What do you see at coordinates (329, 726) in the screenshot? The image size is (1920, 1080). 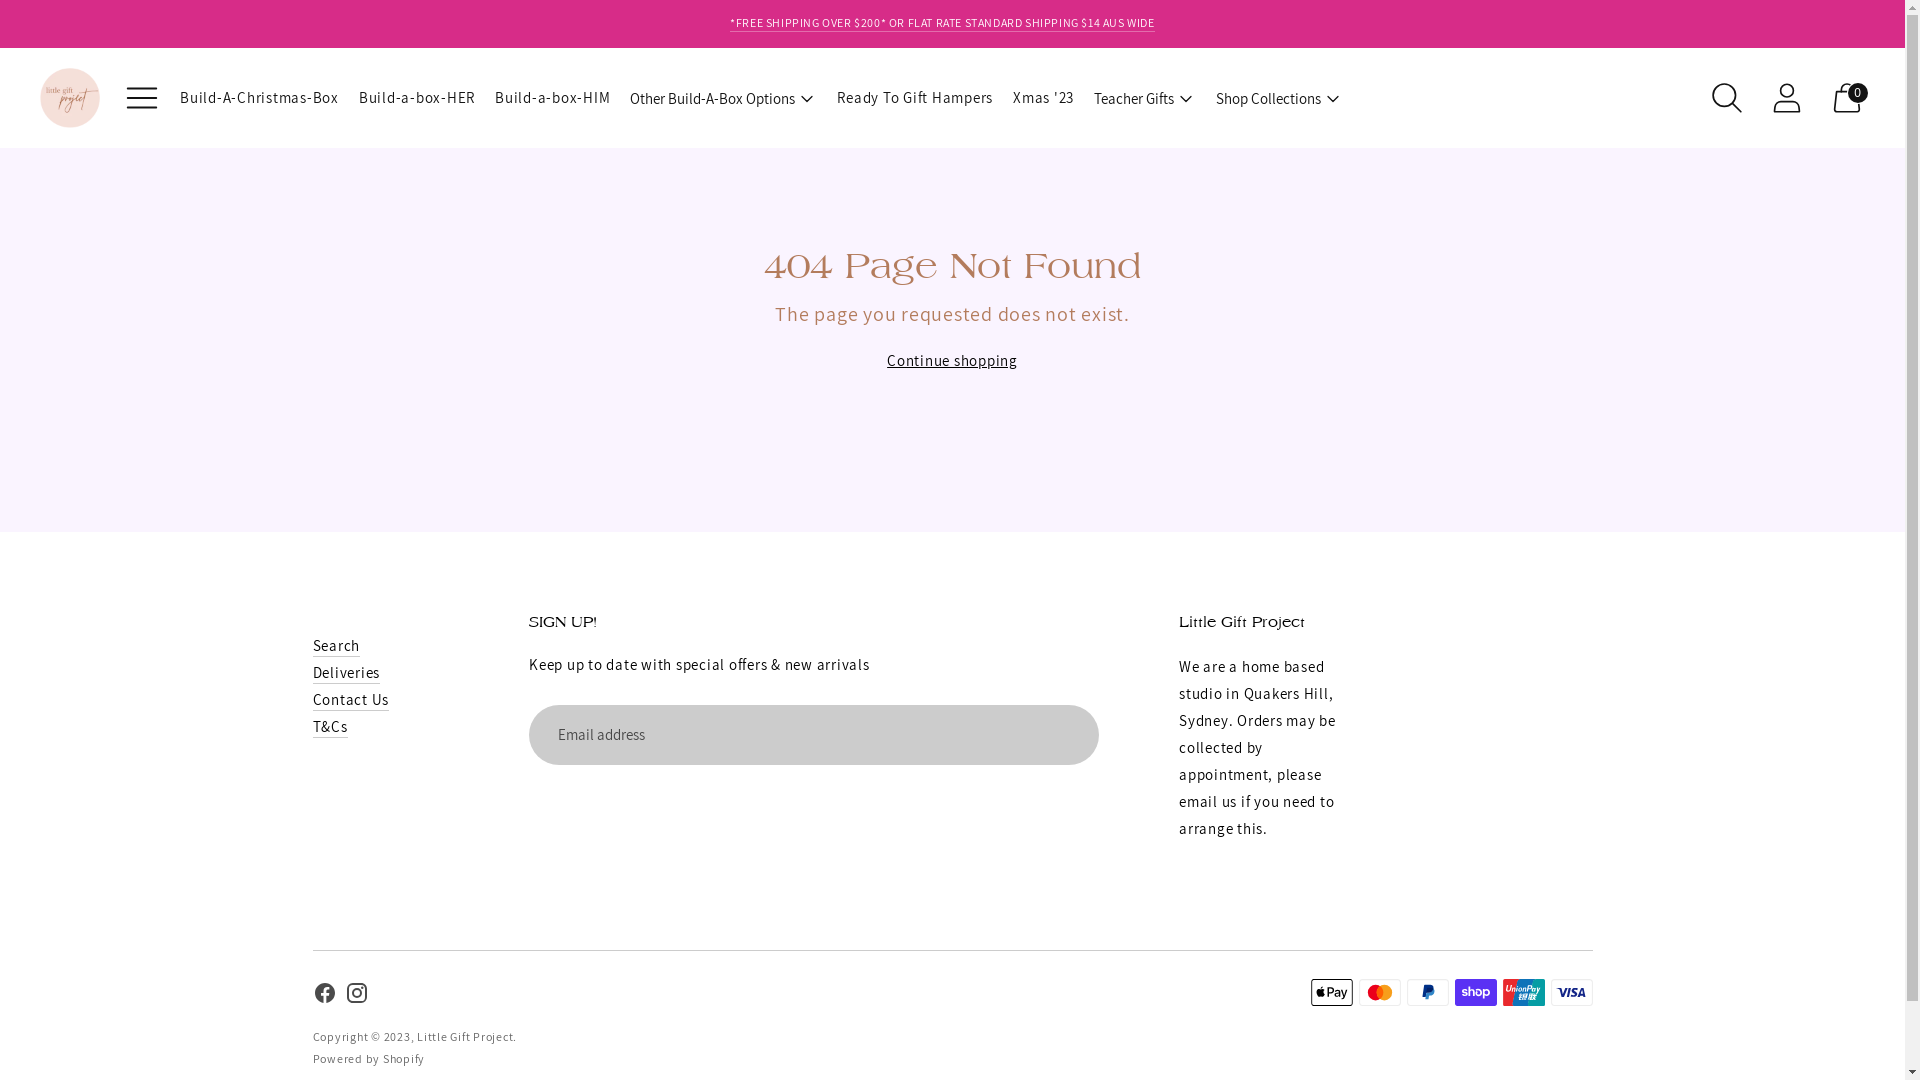 I see `'T&Cs'` at bounding box center [329, 726].